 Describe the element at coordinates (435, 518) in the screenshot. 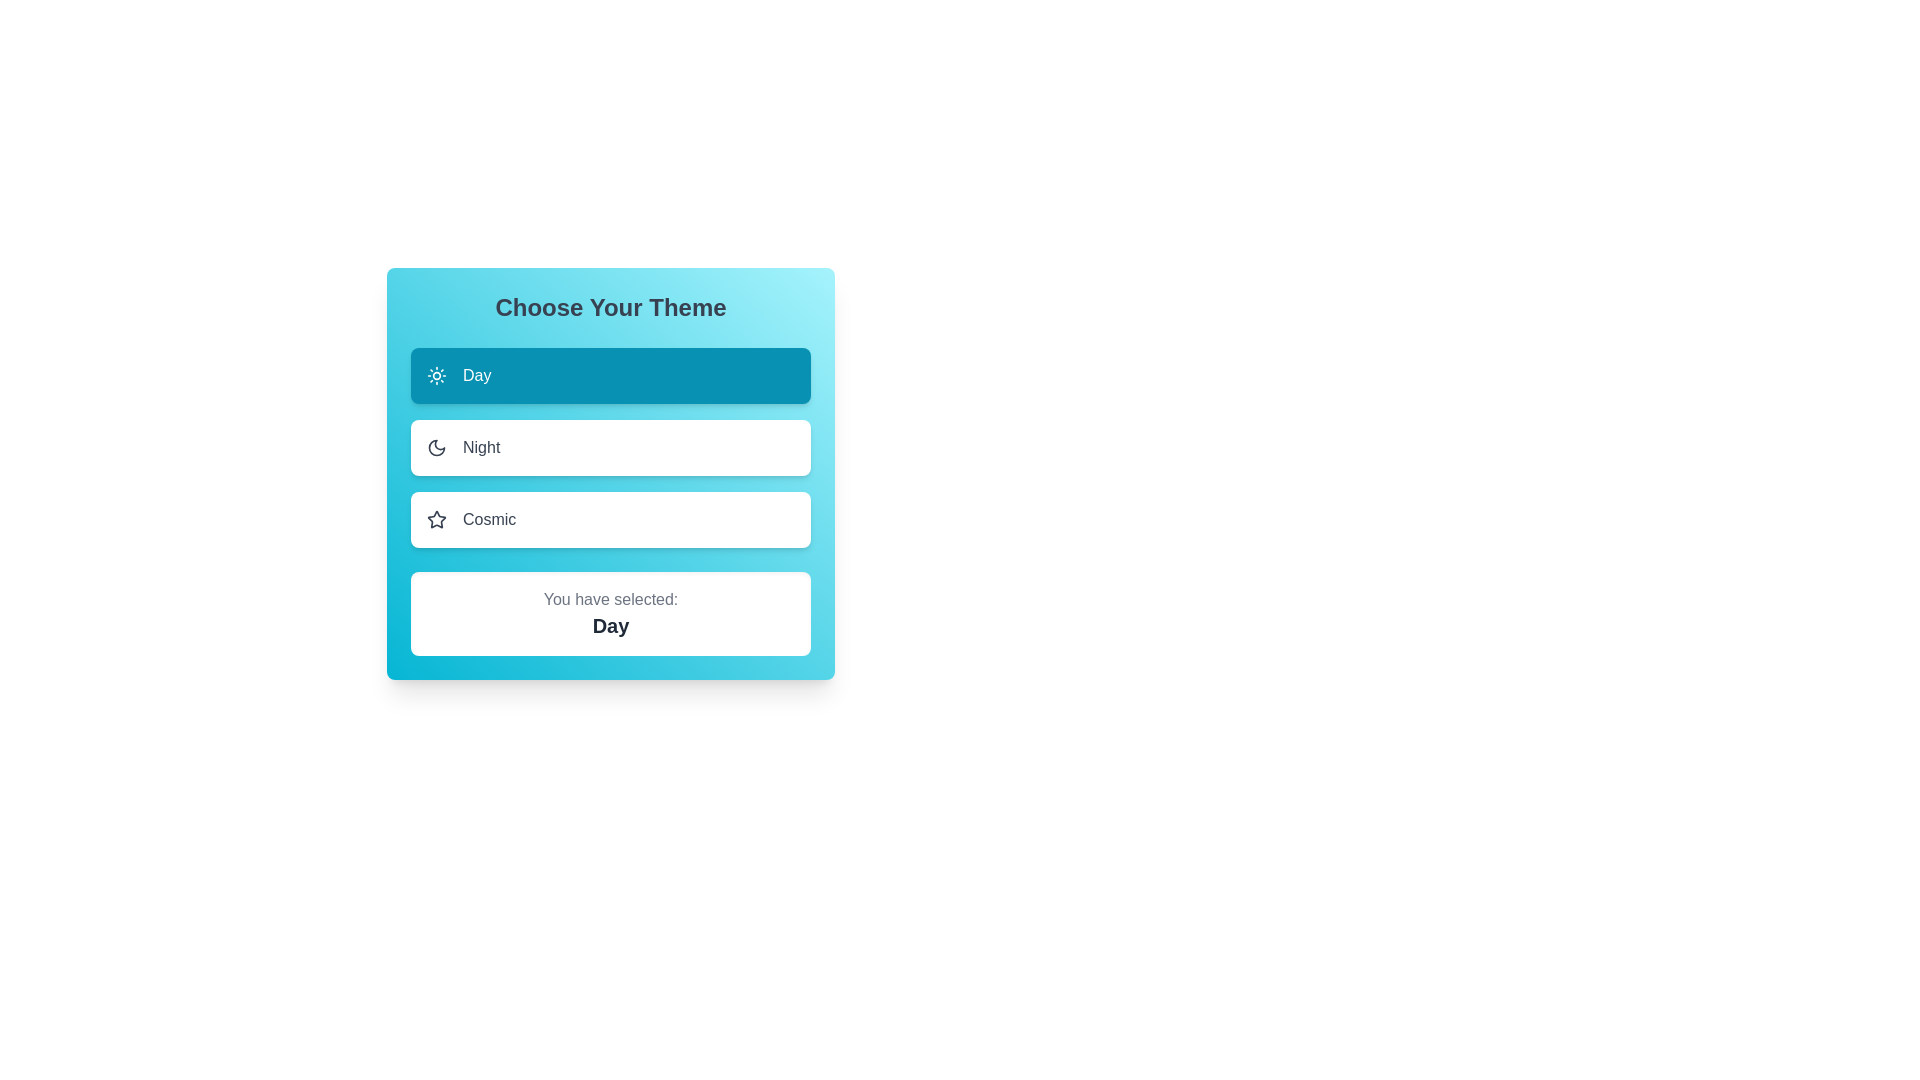

I see `the 'Cosmic' theme icon located within the 'Choose Your Theme' card layout` at that location.